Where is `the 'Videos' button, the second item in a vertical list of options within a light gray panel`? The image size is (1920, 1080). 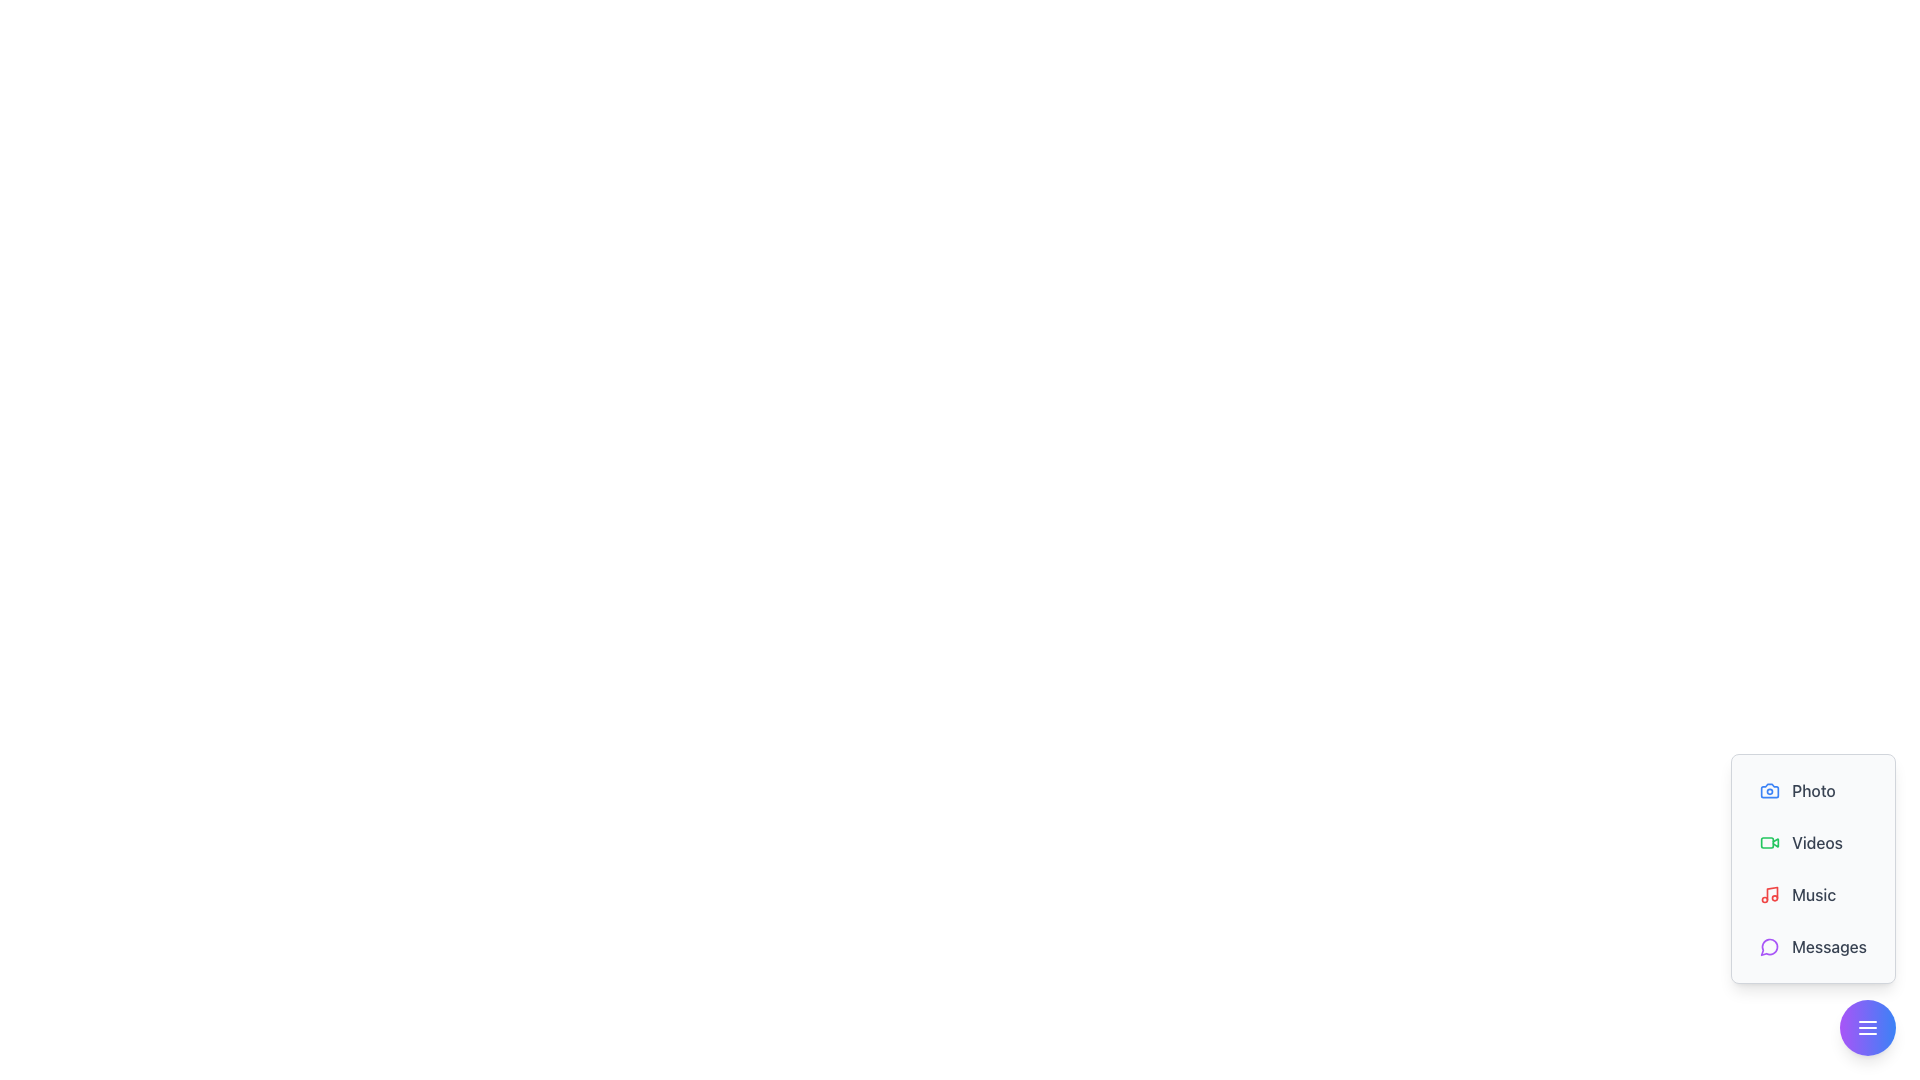 the 'Videos' button, the second item in a vertical list of options within a light gray panel is located at coordinates (1813, 843).